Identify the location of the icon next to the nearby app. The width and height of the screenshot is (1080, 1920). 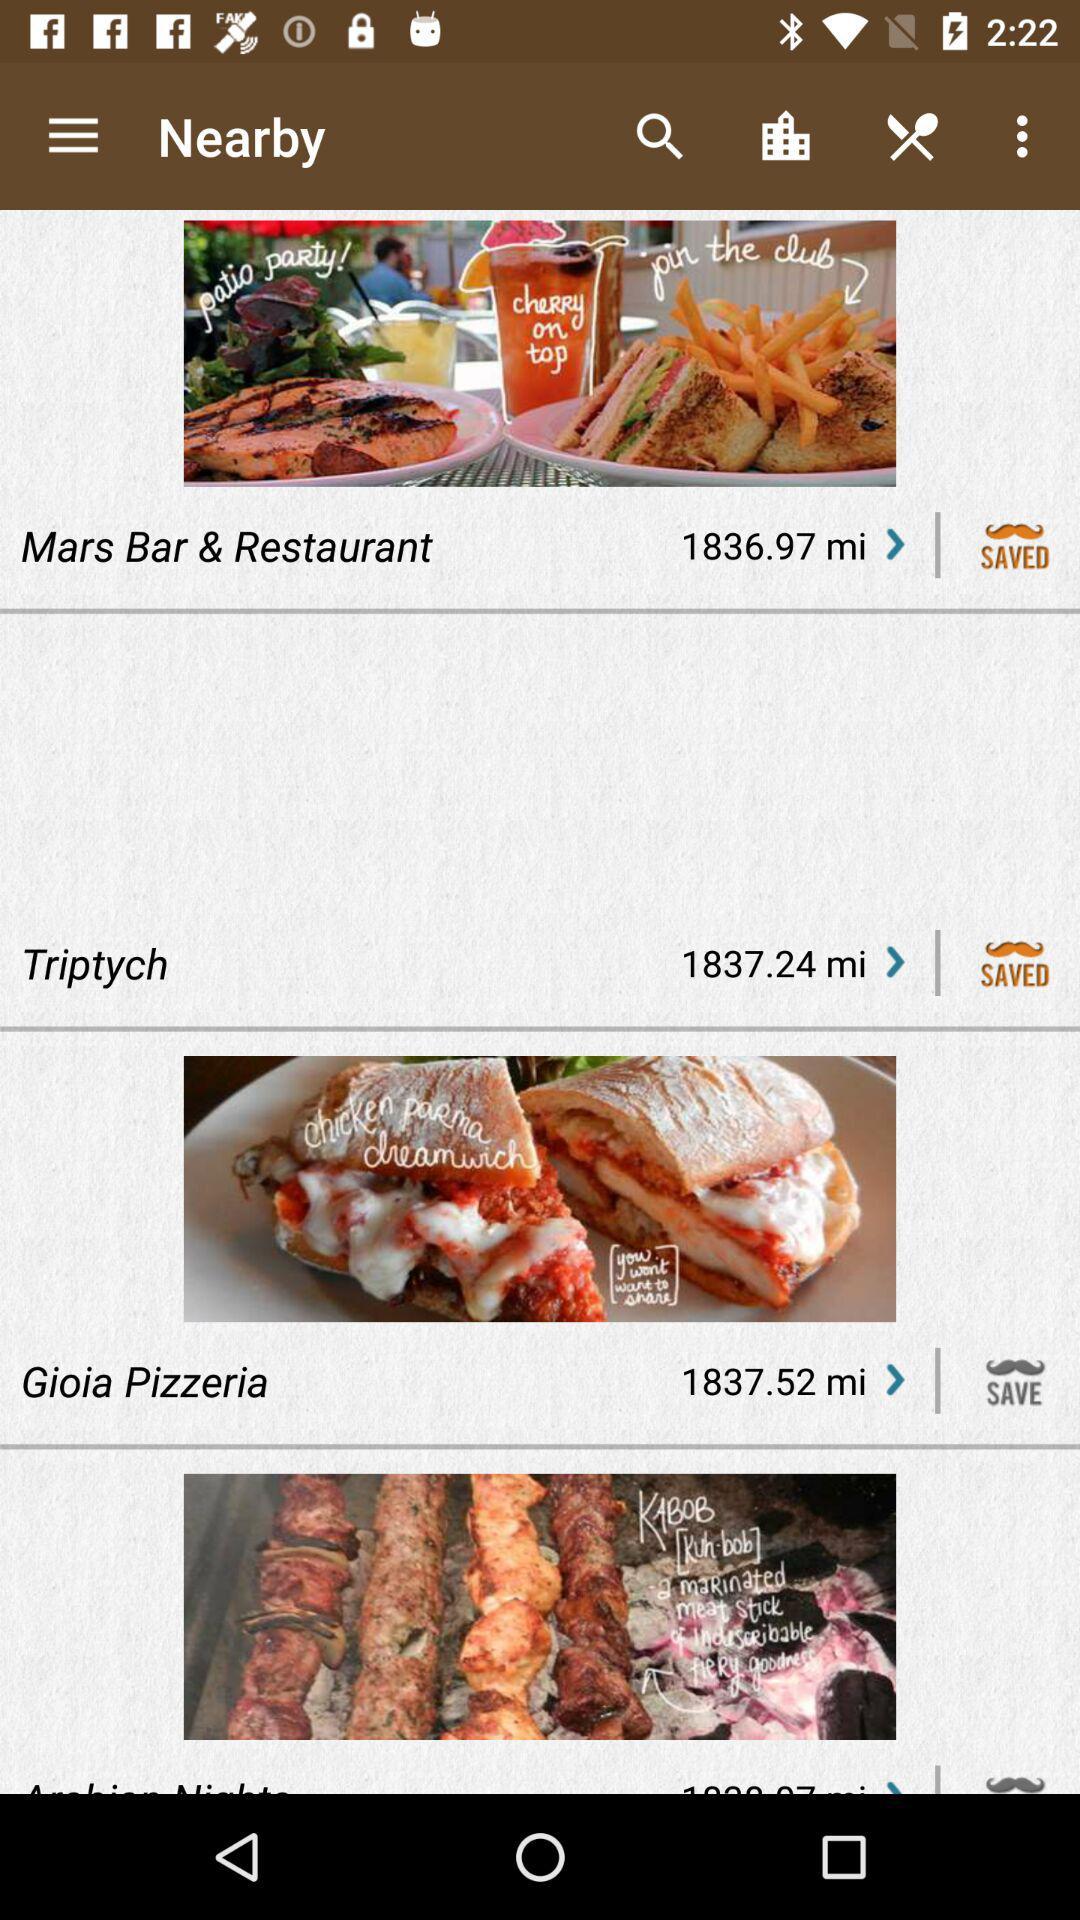
(72, 135).